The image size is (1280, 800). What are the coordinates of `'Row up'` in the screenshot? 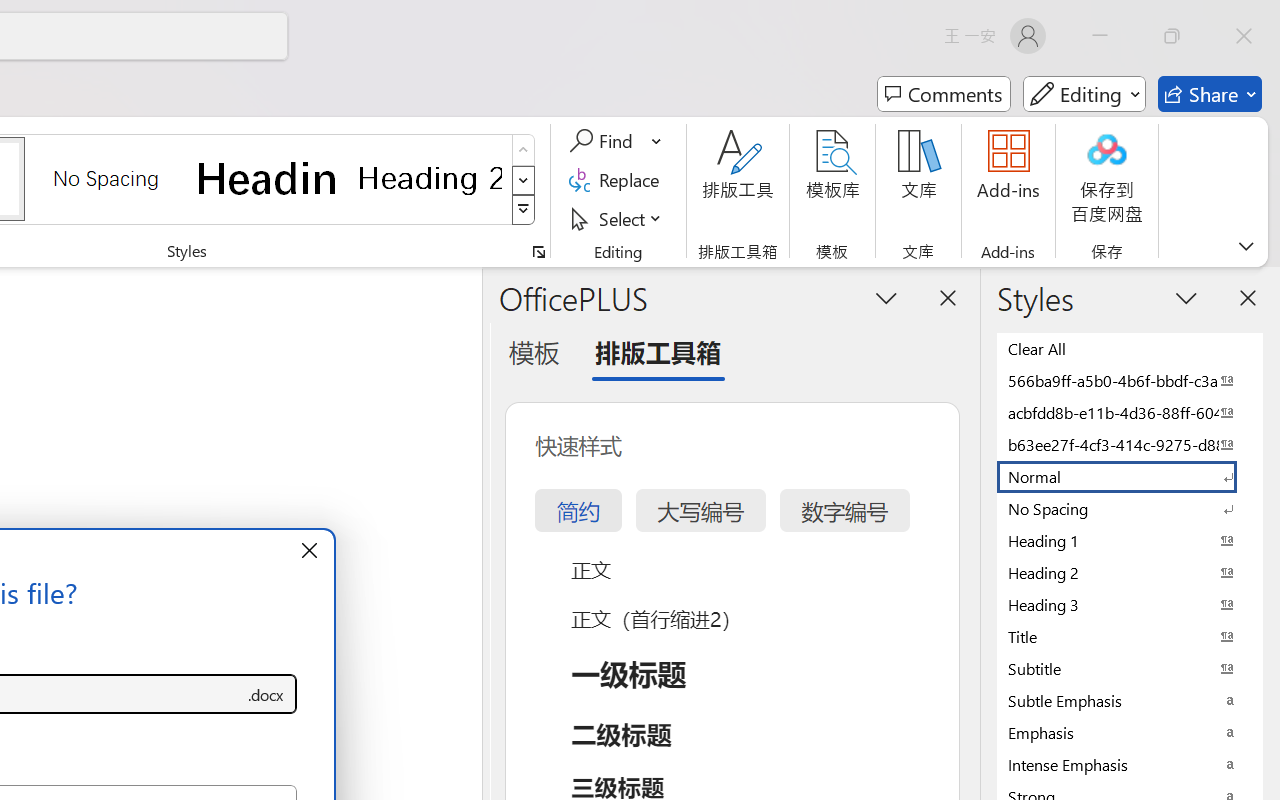 It's located at (523, 150).